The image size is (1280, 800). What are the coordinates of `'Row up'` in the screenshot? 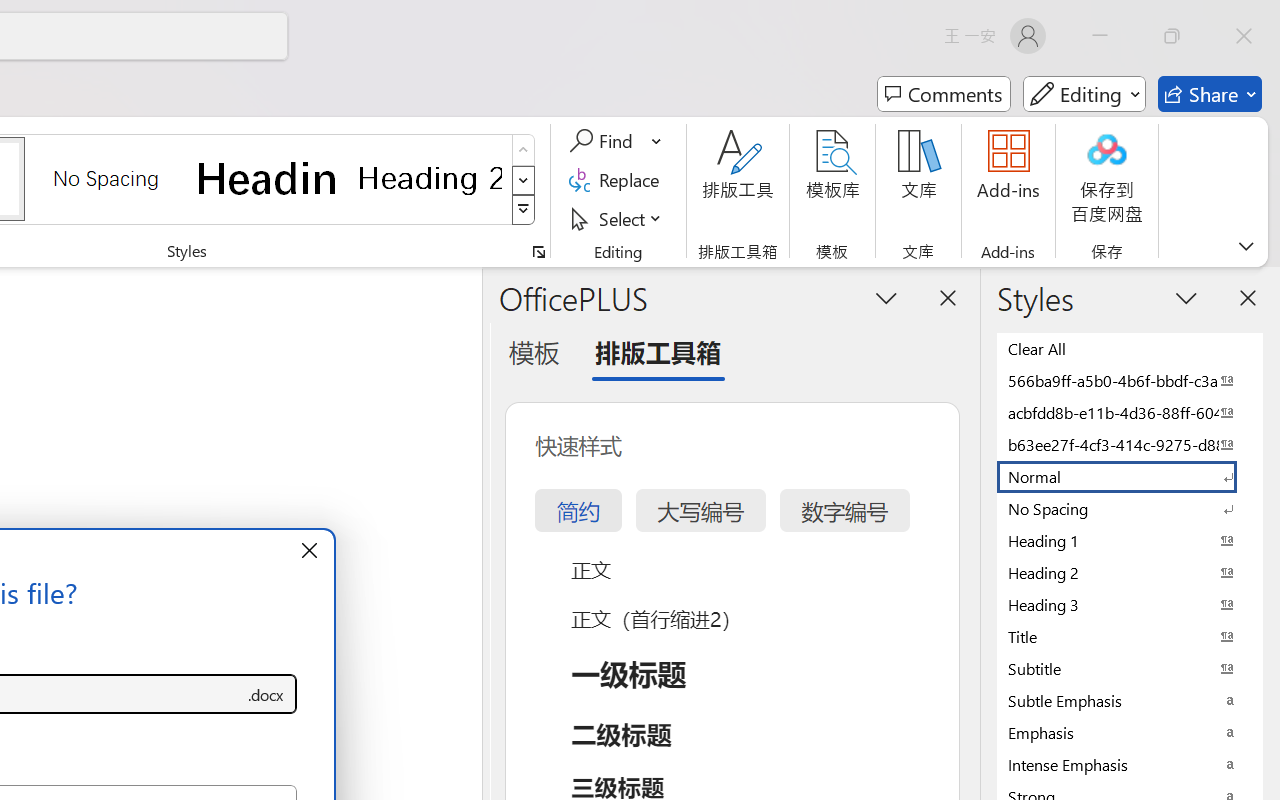 It's located at (523, 150).